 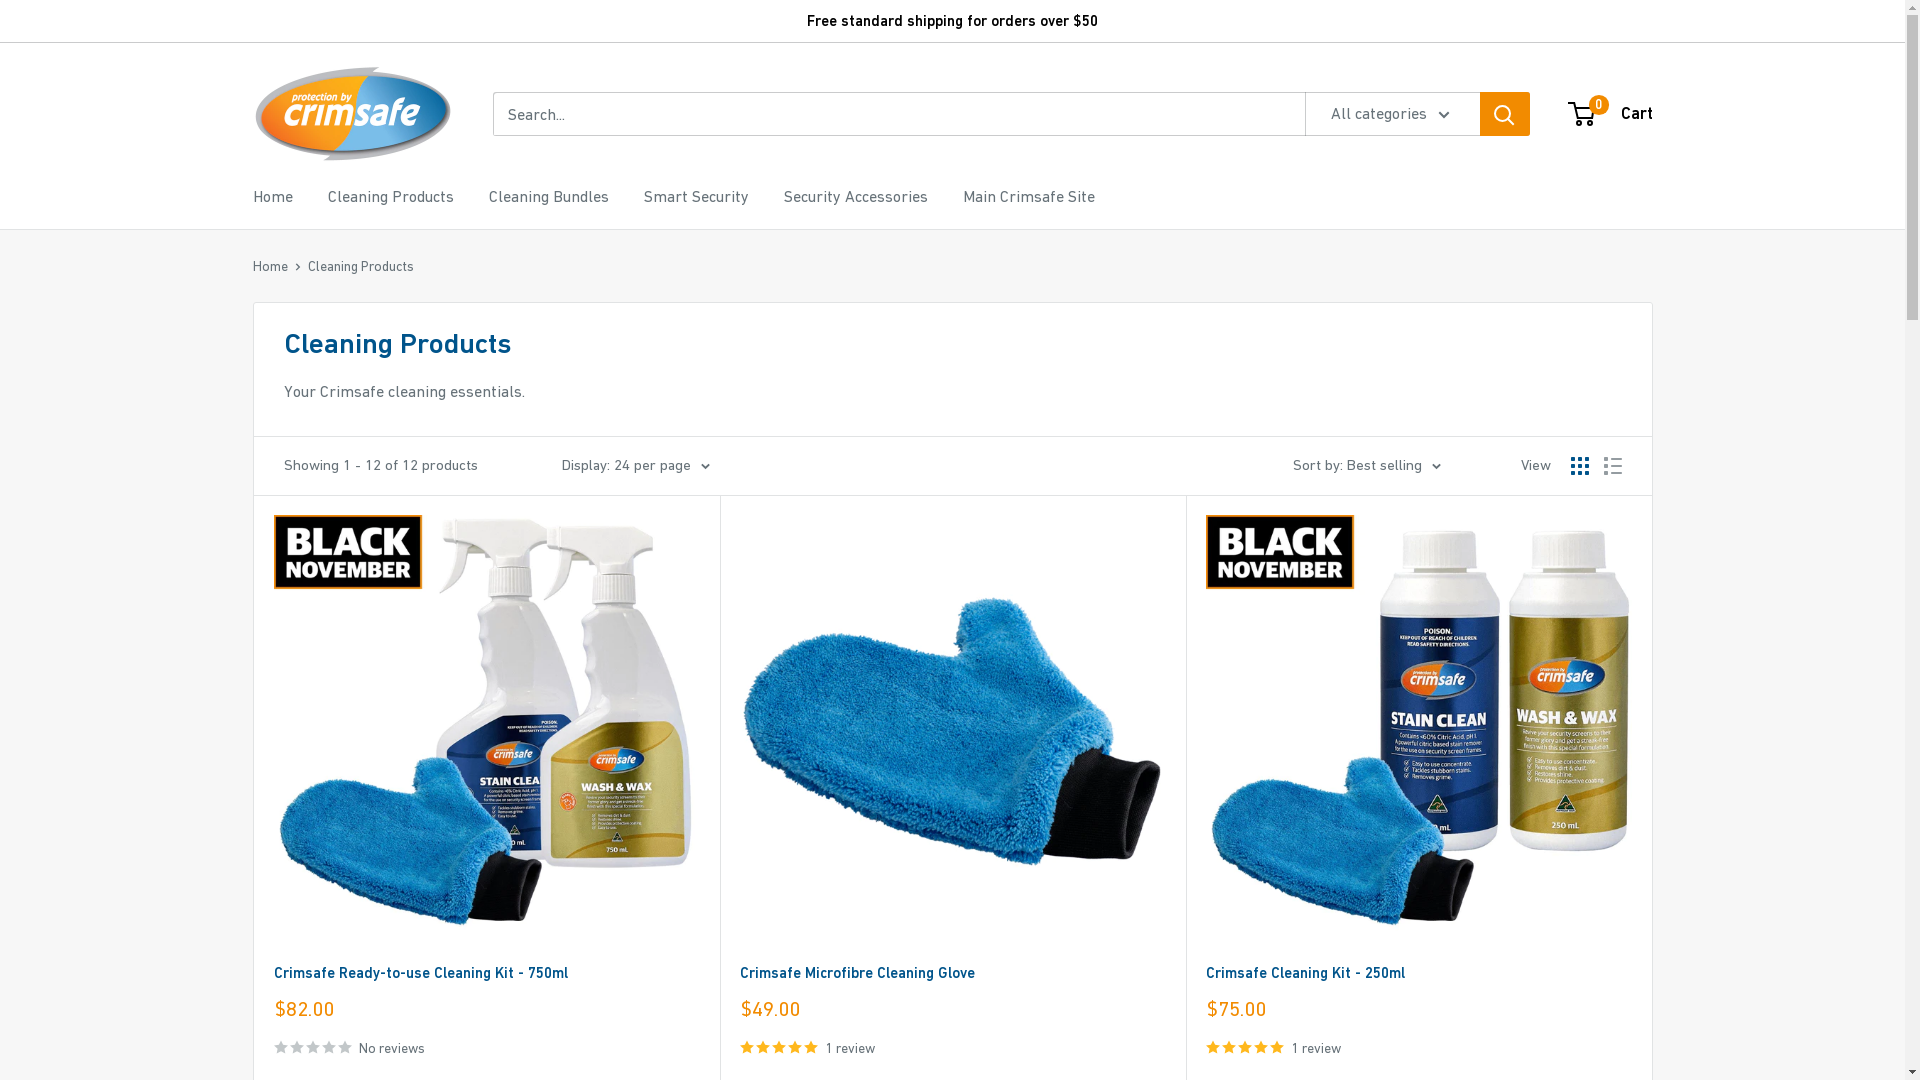 What do you see at coordinates (952, 970) in the screenshot?
I see `'Crimsafe Microfibre Cleaning Glove'` at bounding box center [952, 970].